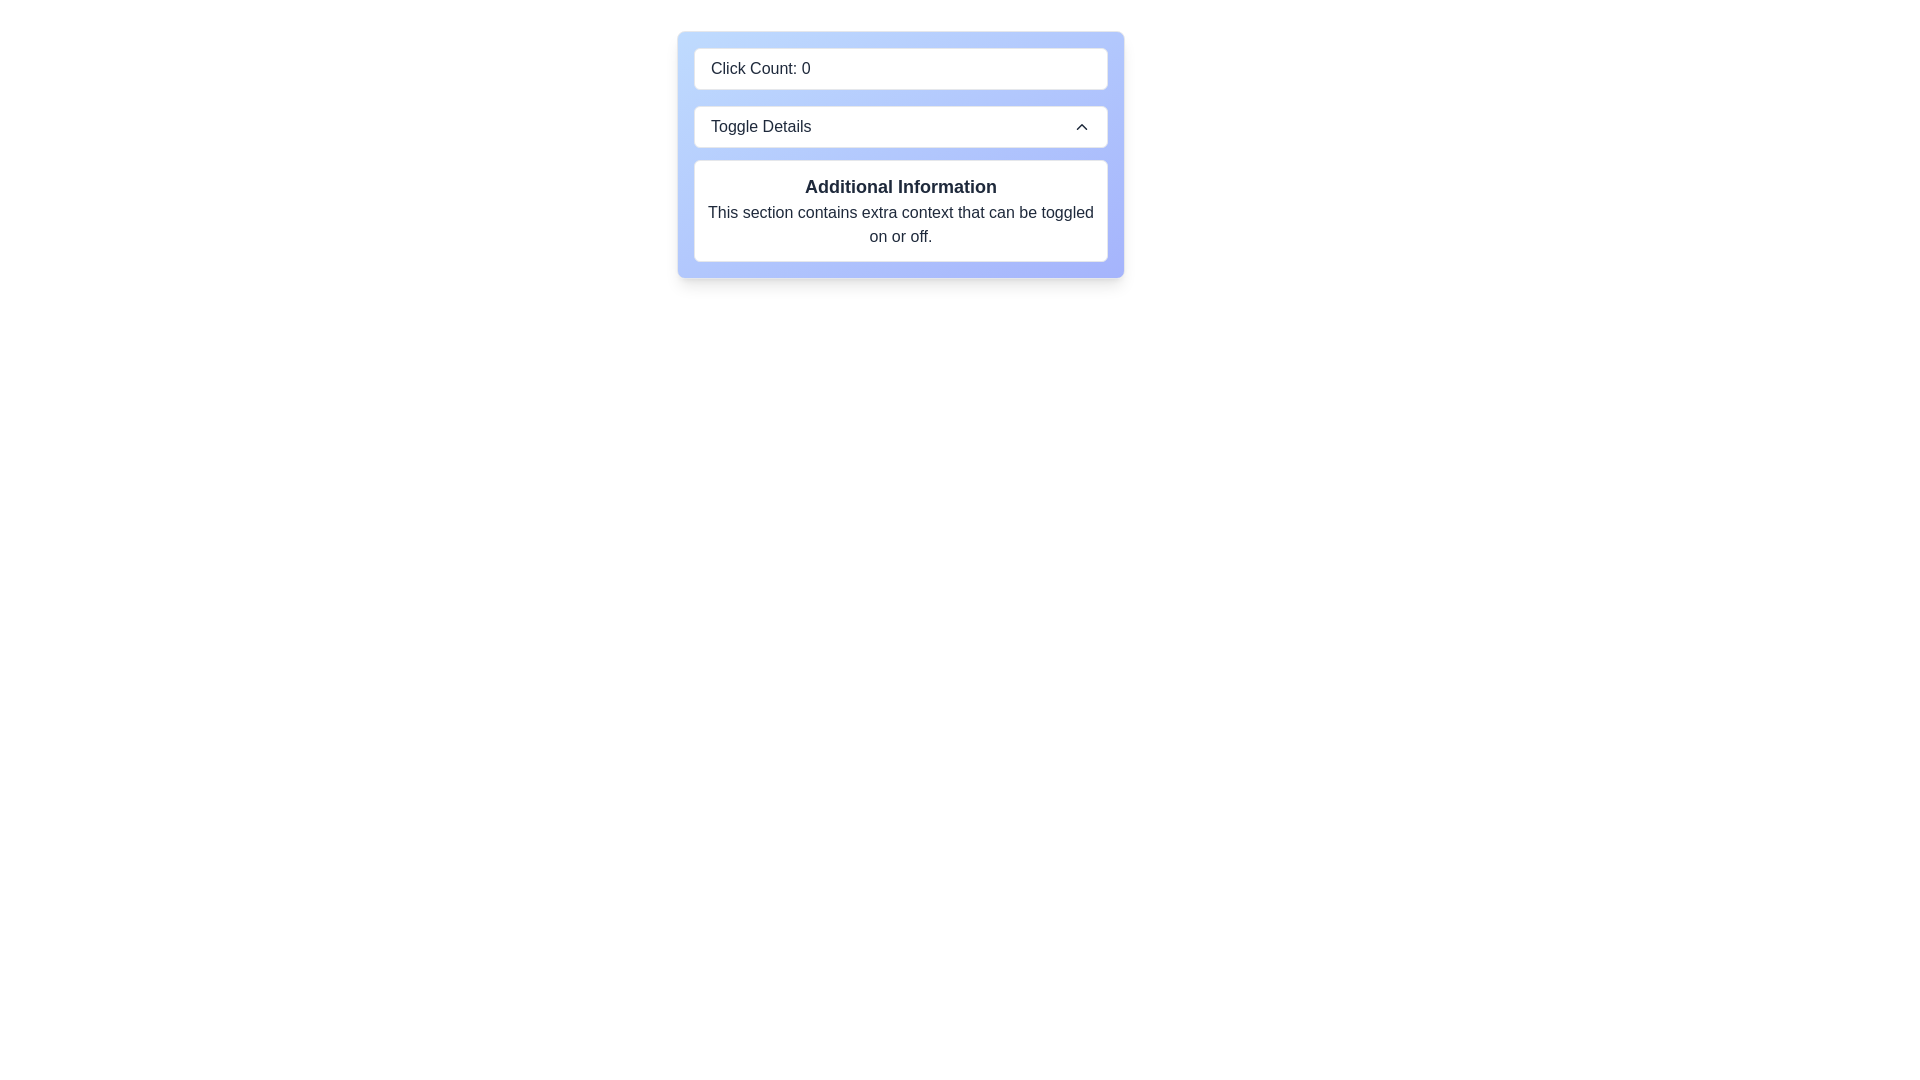 Image resolution: width=1920 pixels, height=1080 pixels. What do you see at coordinates (900, 211) in the screenshot?
I see `the 'Additional Information' content section element, which has a white background and contains a heading and informational text` at bounding box center [900, 211].